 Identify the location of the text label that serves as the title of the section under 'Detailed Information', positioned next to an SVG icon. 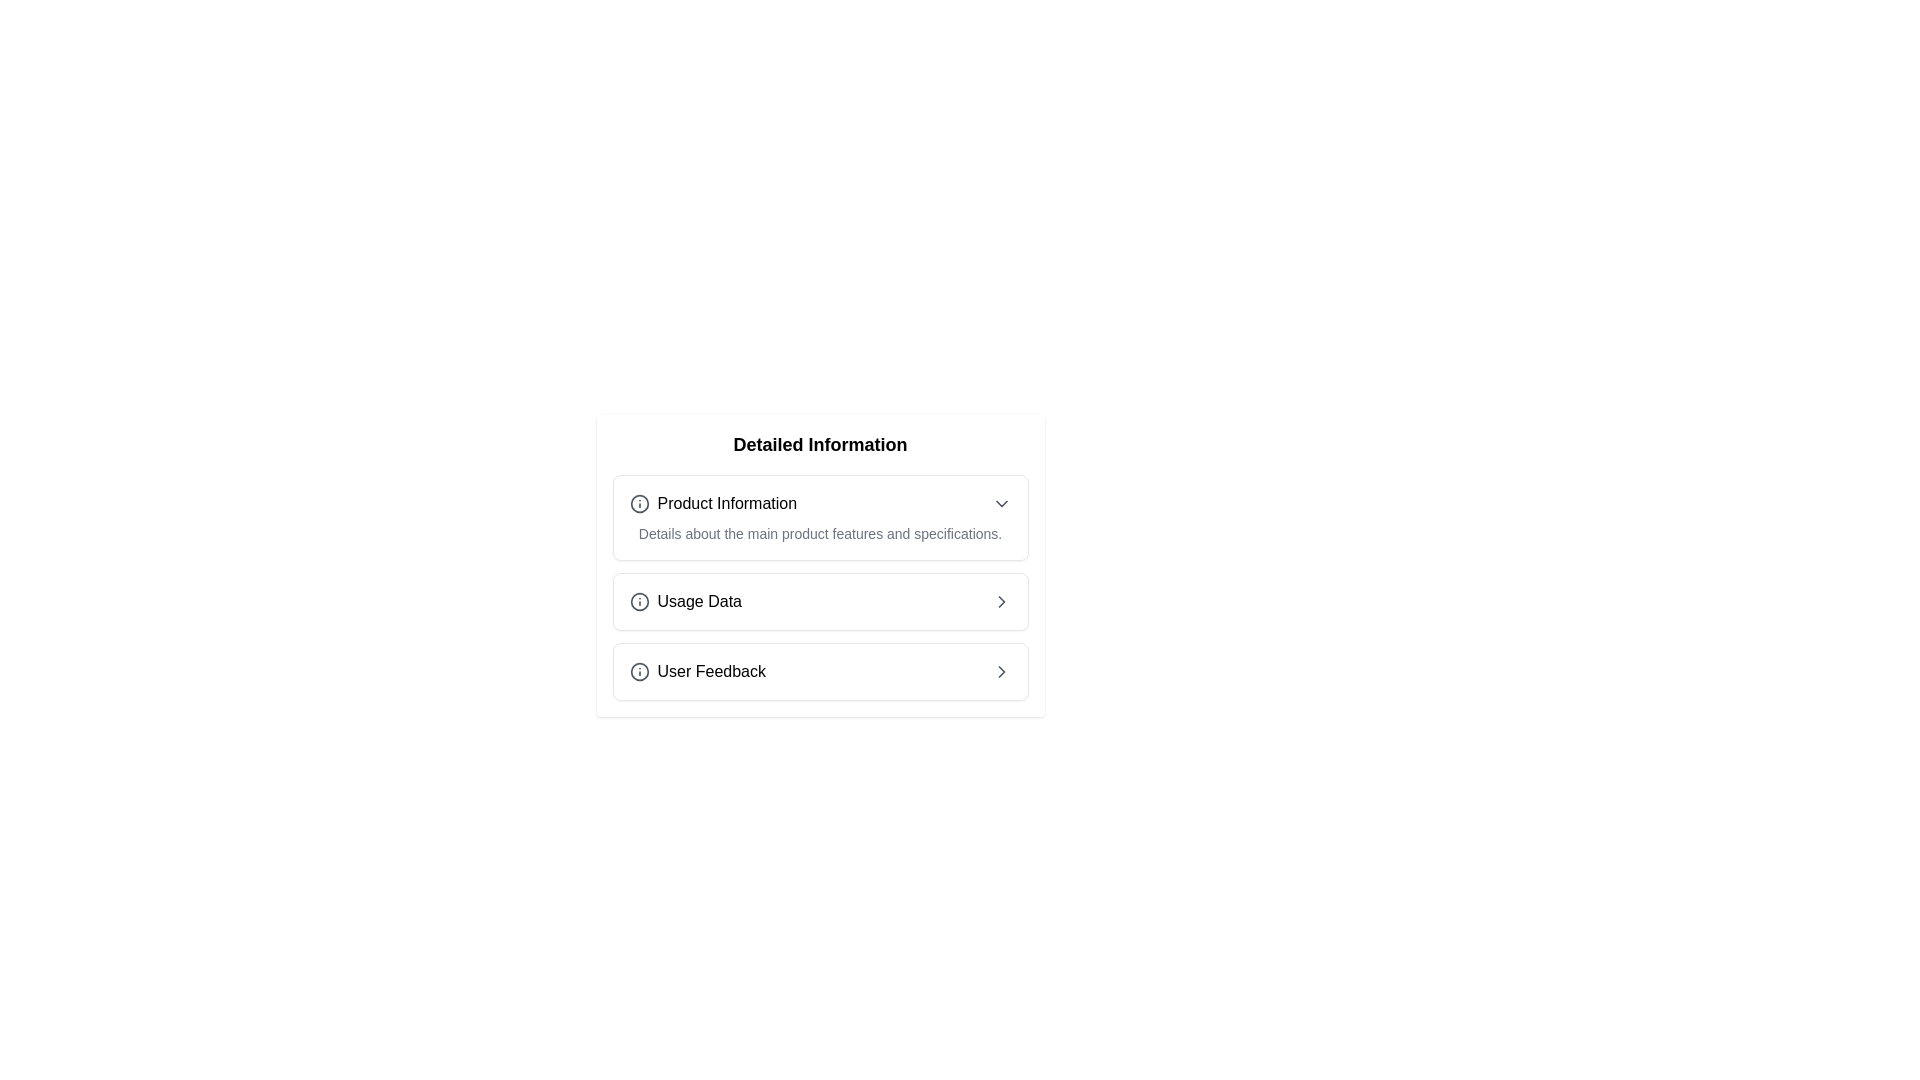
(726, 503).